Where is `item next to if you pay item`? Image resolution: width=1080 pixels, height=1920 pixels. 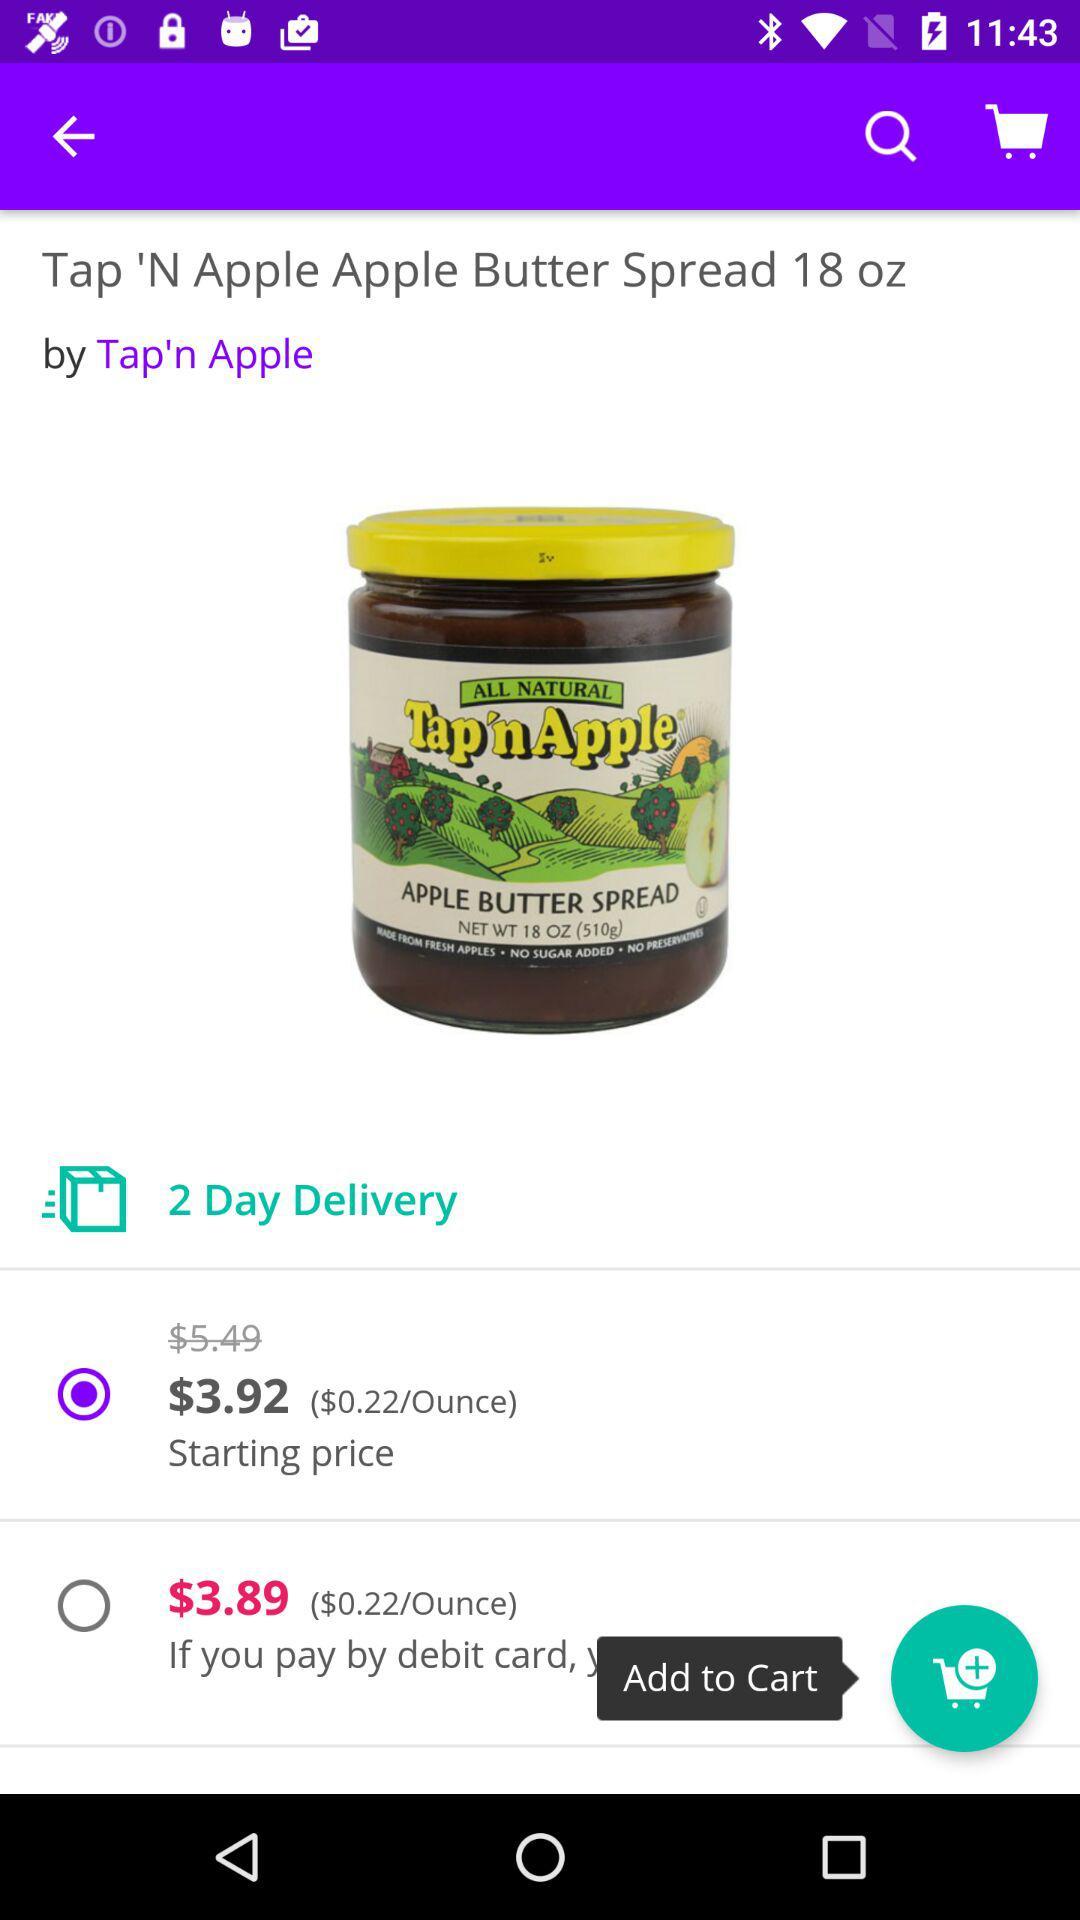
item next to if you pay item is located at coordinates (1001, 1665).